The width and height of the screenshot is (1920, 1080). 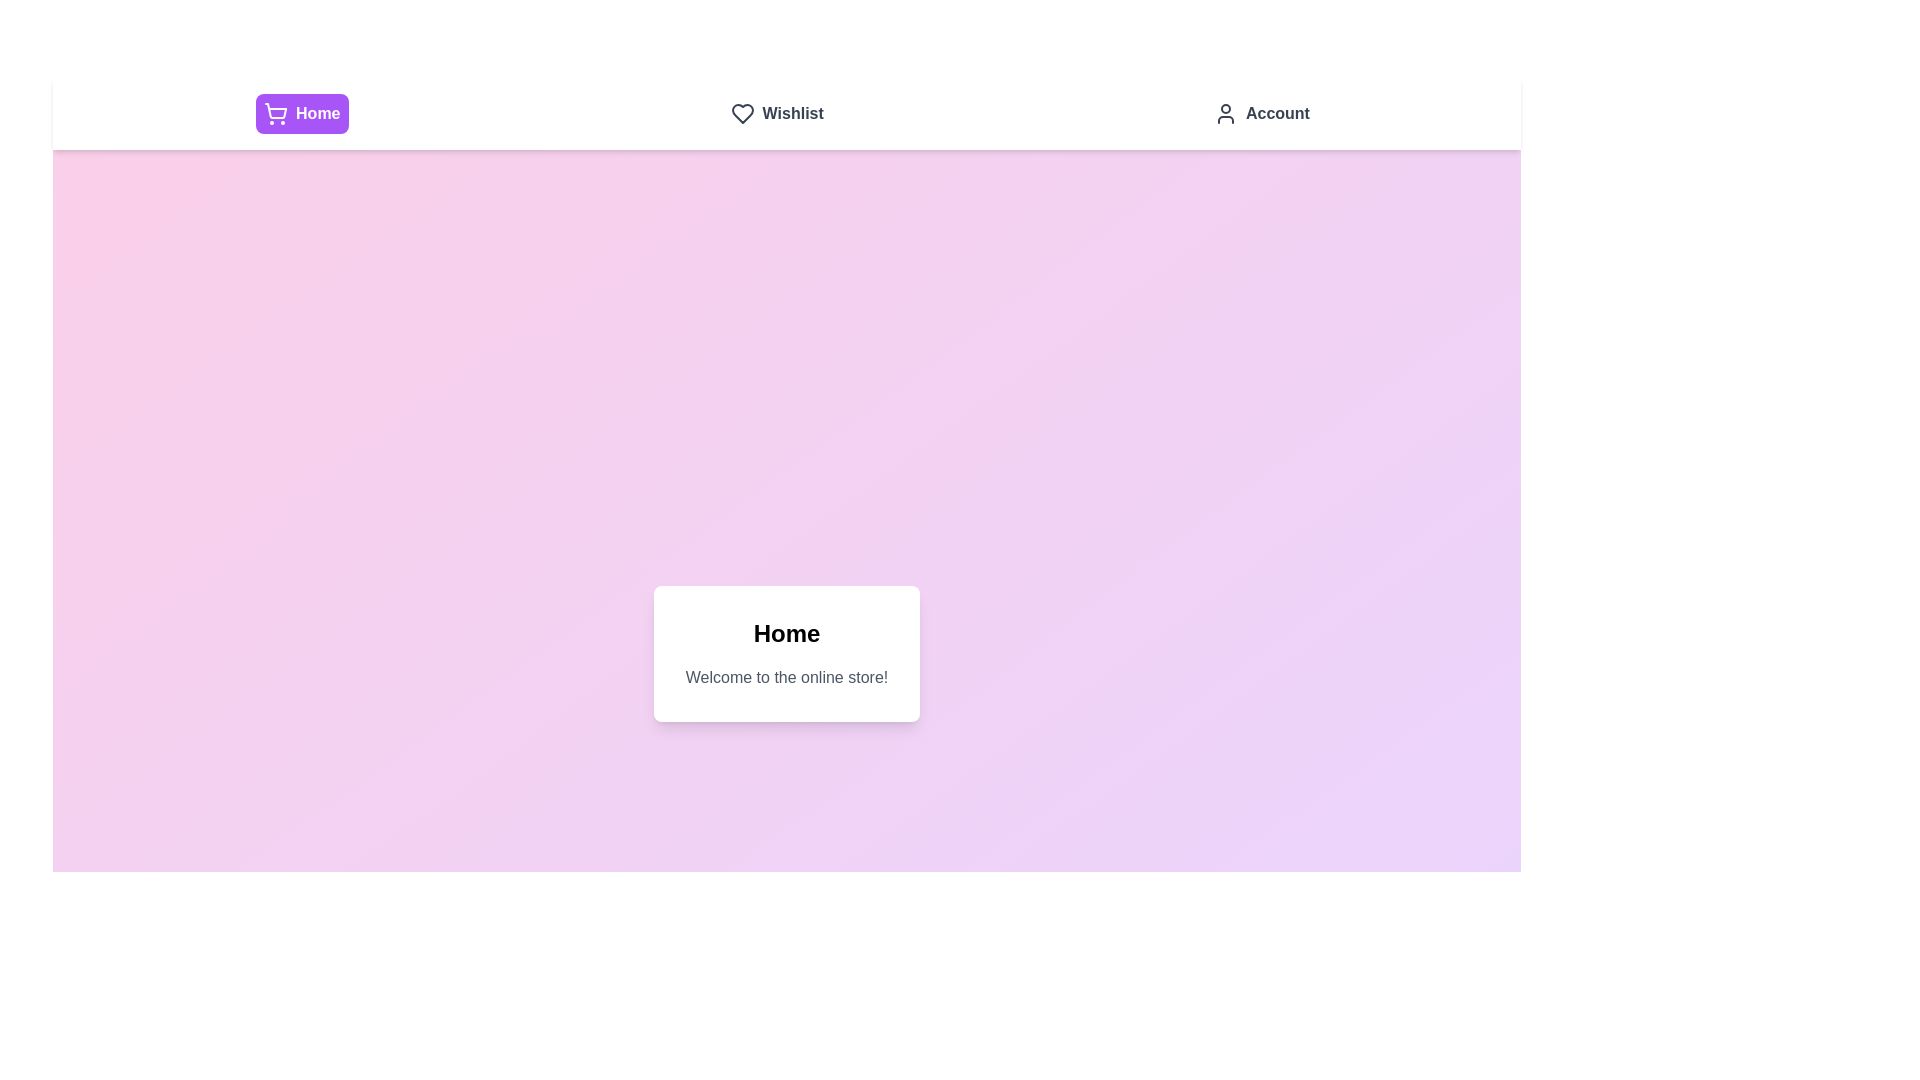 What do you see at coordinates (301, 114) in the screenshot?
I see `the navigation tab labeled Home` at bounding box center [301, 114].